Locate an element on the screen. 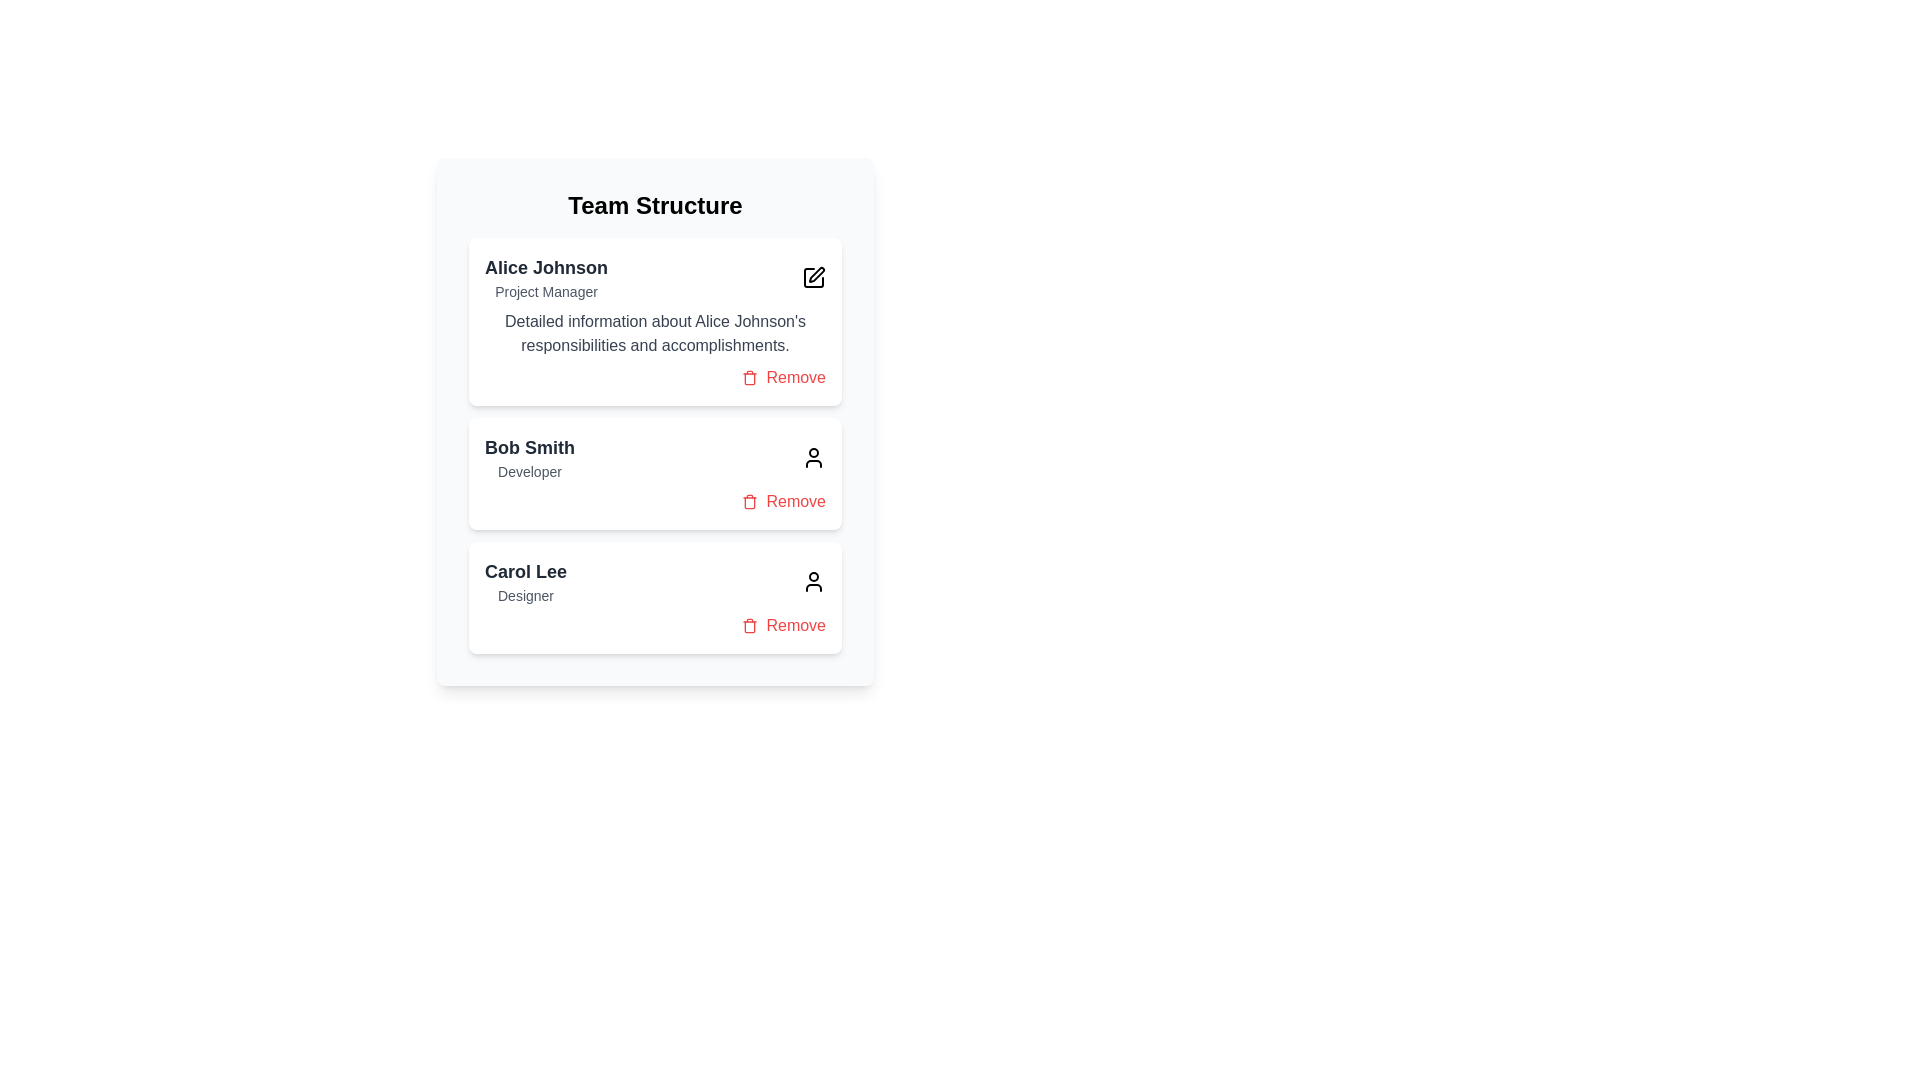 The image size is (1920, 1080). 'Remove' button for the team member identified by Bob Smith is located at coordinates (782, 500).